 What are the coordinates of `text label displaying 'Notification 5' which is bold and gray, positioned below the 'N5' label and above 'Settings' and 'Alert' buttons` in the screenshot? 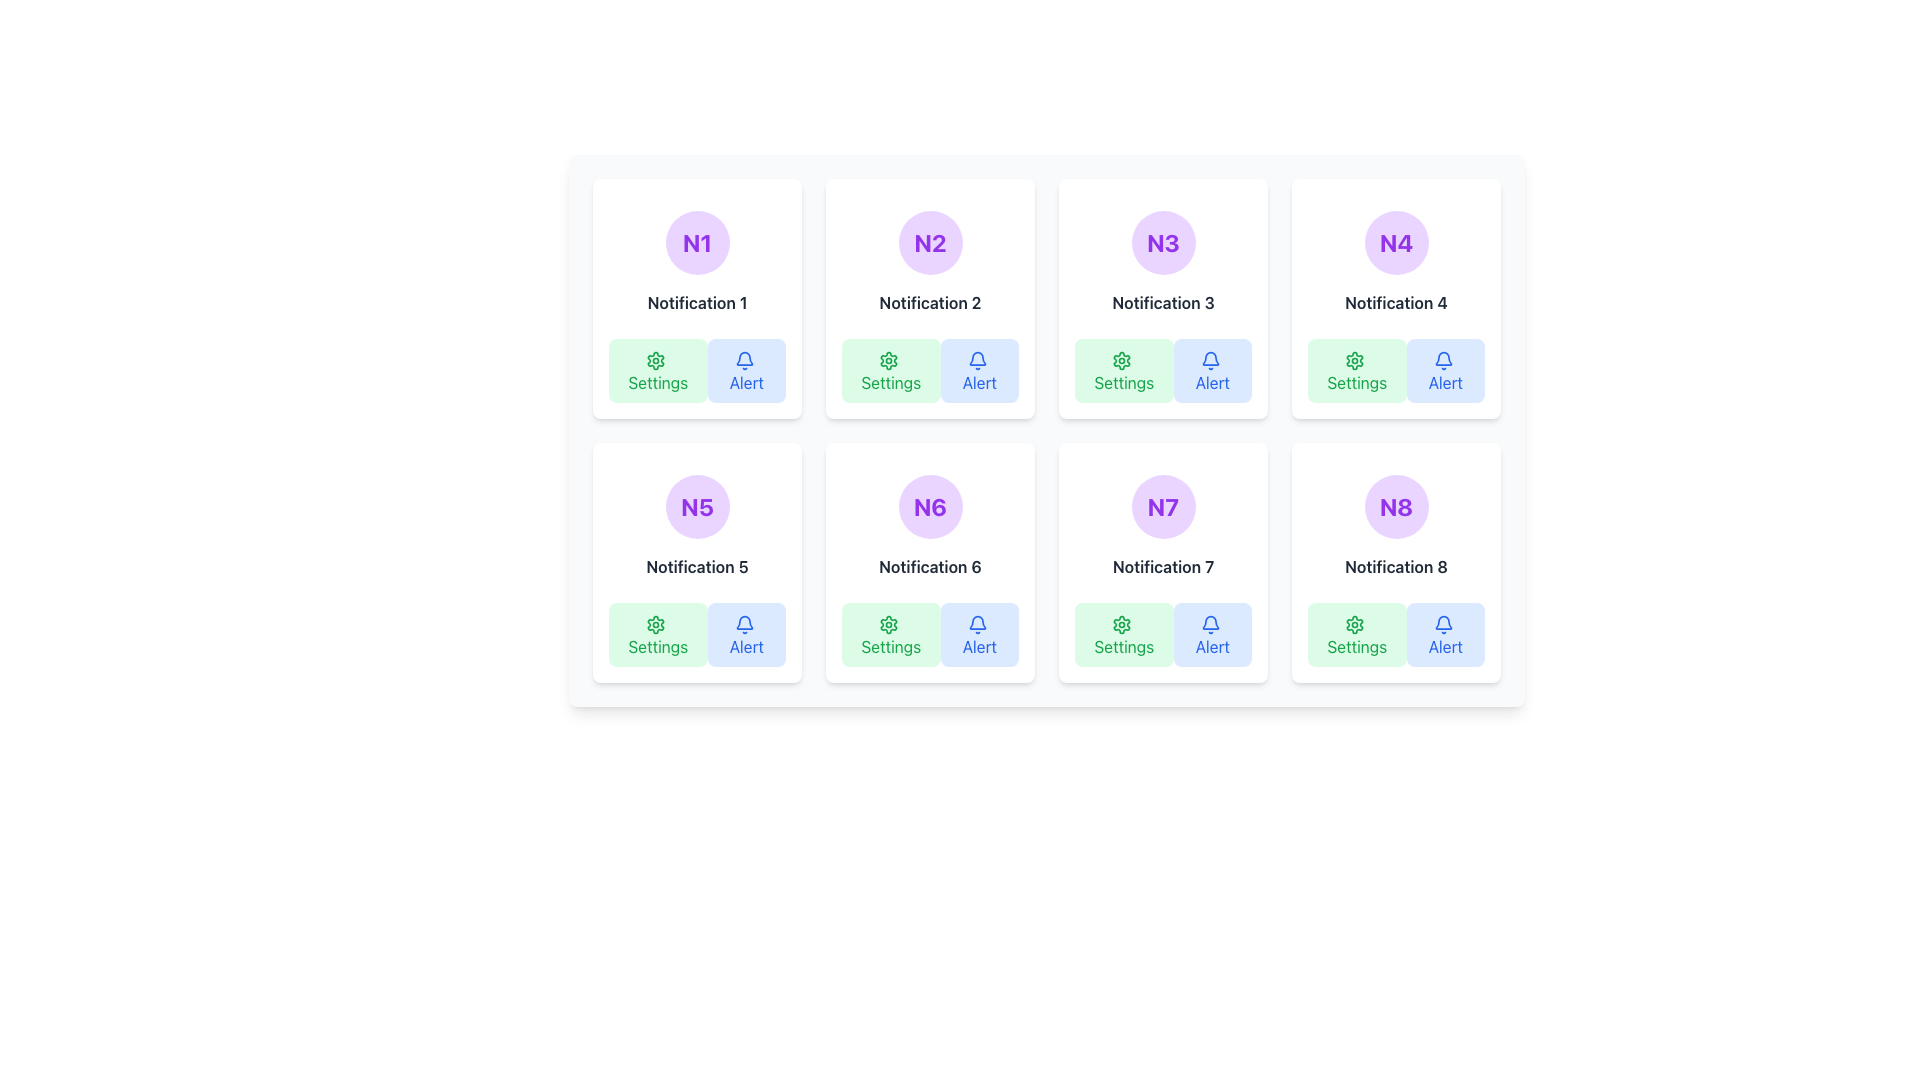 It's located at (697, 567).